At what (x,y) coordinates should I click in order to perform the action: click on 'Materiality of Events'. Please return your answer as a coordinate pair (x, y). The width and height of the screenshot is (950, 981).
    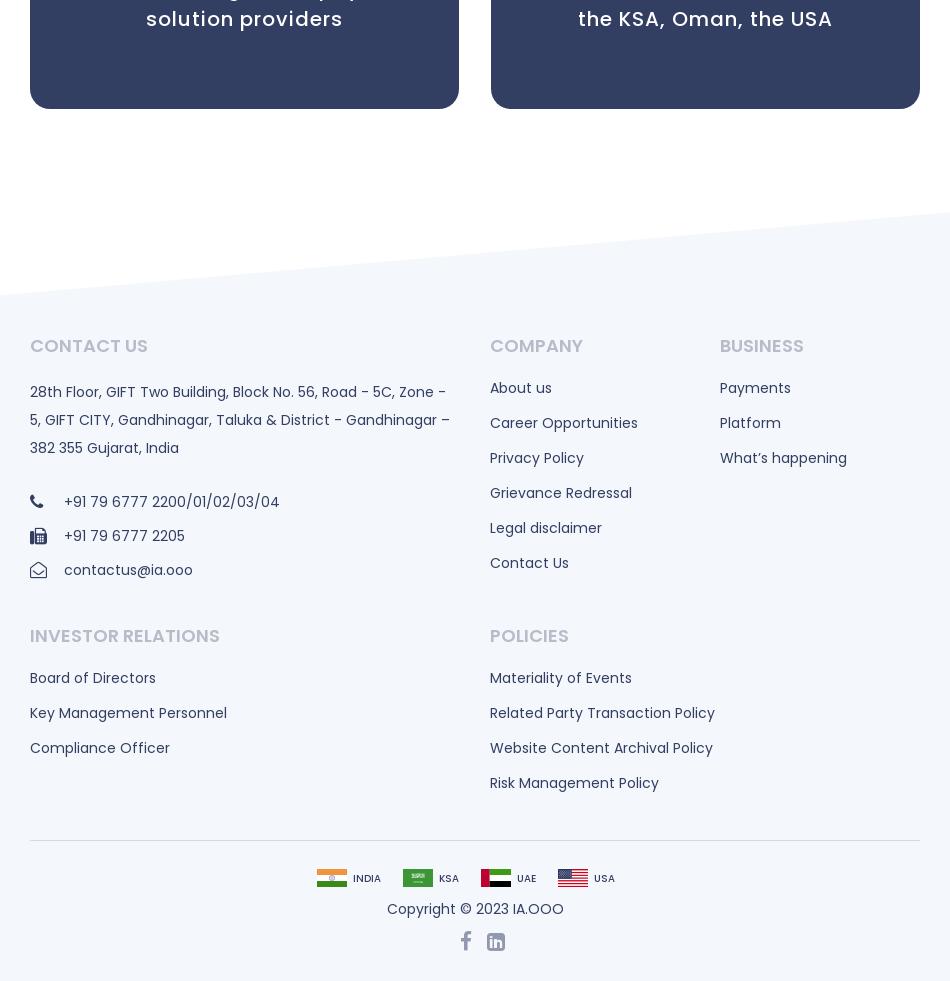
    Looking at the image, I should click on (560, 677).